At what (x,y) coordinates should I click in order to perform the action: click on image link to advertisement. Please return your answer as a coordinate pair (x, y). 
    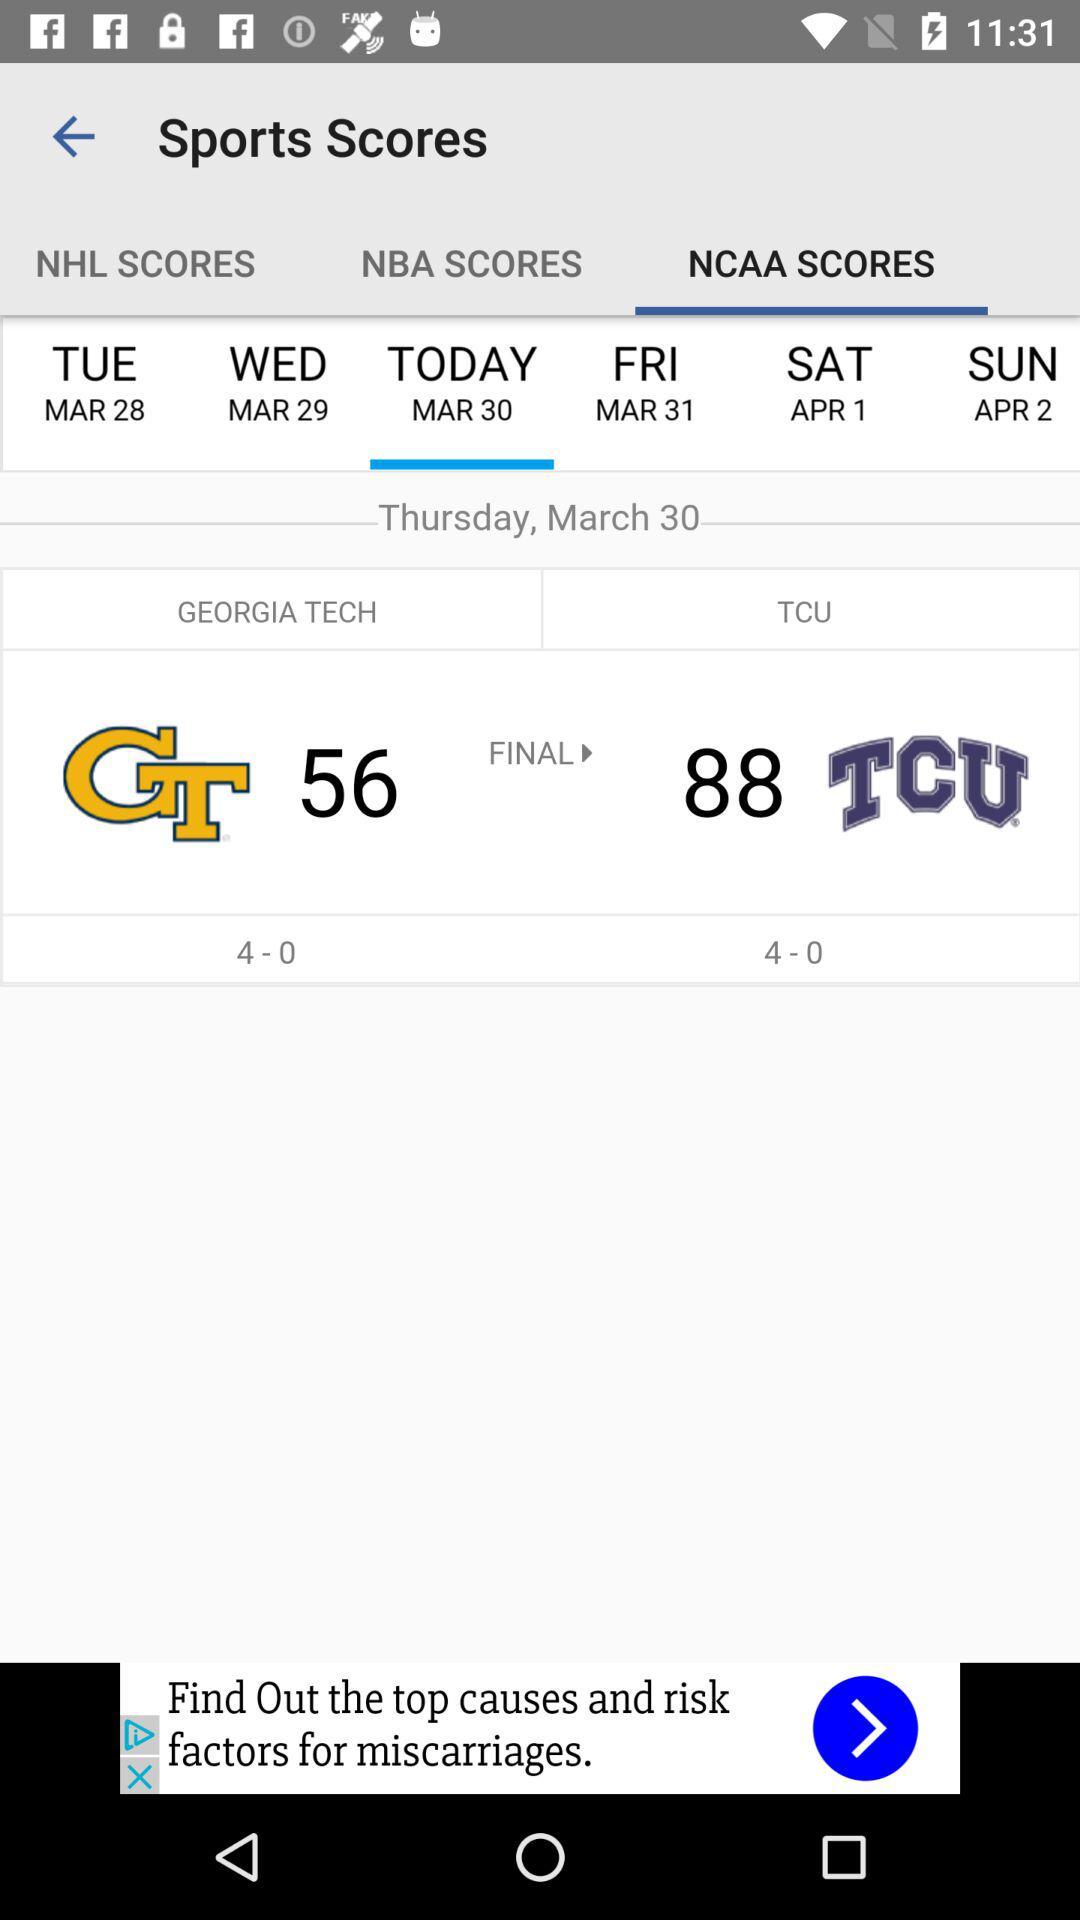
    Looking at the image, I should click on (540, 1727).